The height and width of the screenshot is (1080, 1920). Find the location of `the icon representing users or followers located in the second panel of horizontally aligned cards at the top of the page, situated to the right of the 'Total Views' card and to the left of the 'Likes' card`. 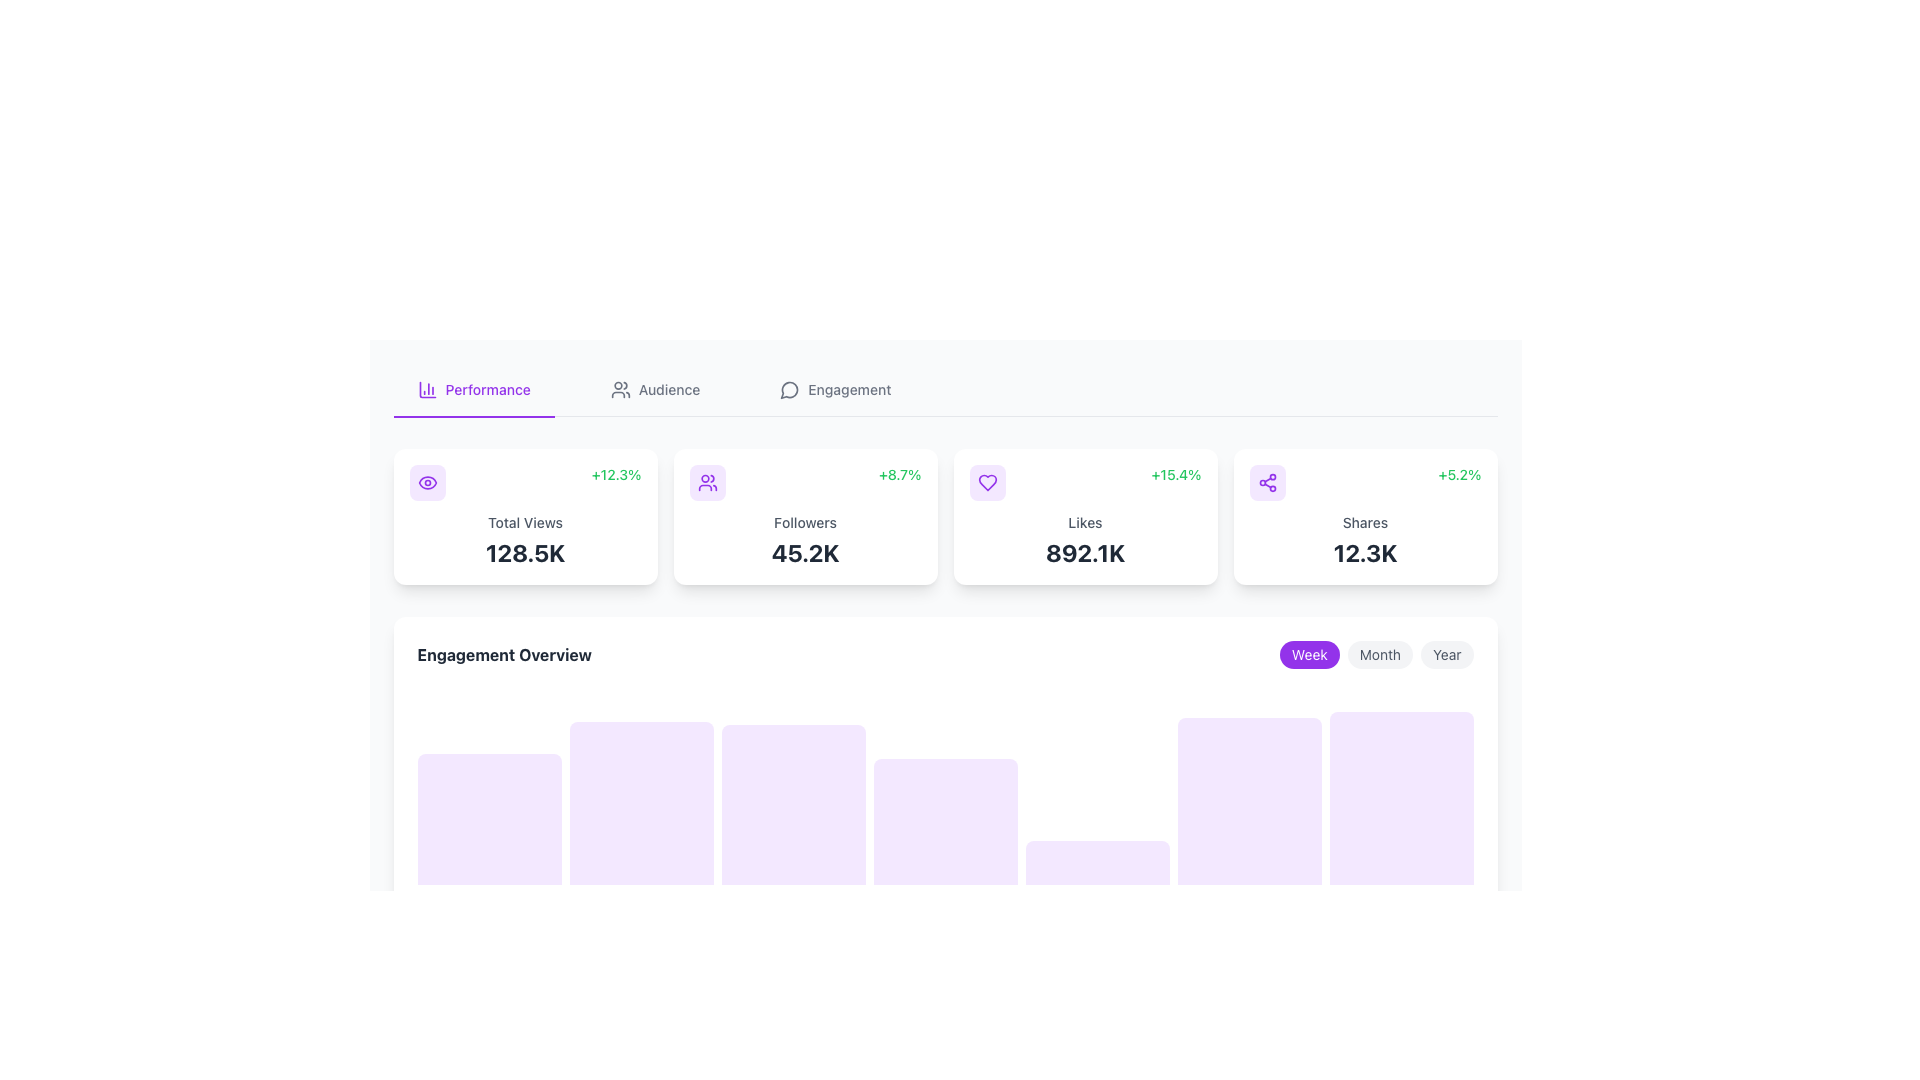

the icon representing users or followers located in the second panel of horizontally aligned cards at the top of the page, situated to the right of the 'Total Views' card and to the left of the 'Likes' card is located at coordinates (707, 482).